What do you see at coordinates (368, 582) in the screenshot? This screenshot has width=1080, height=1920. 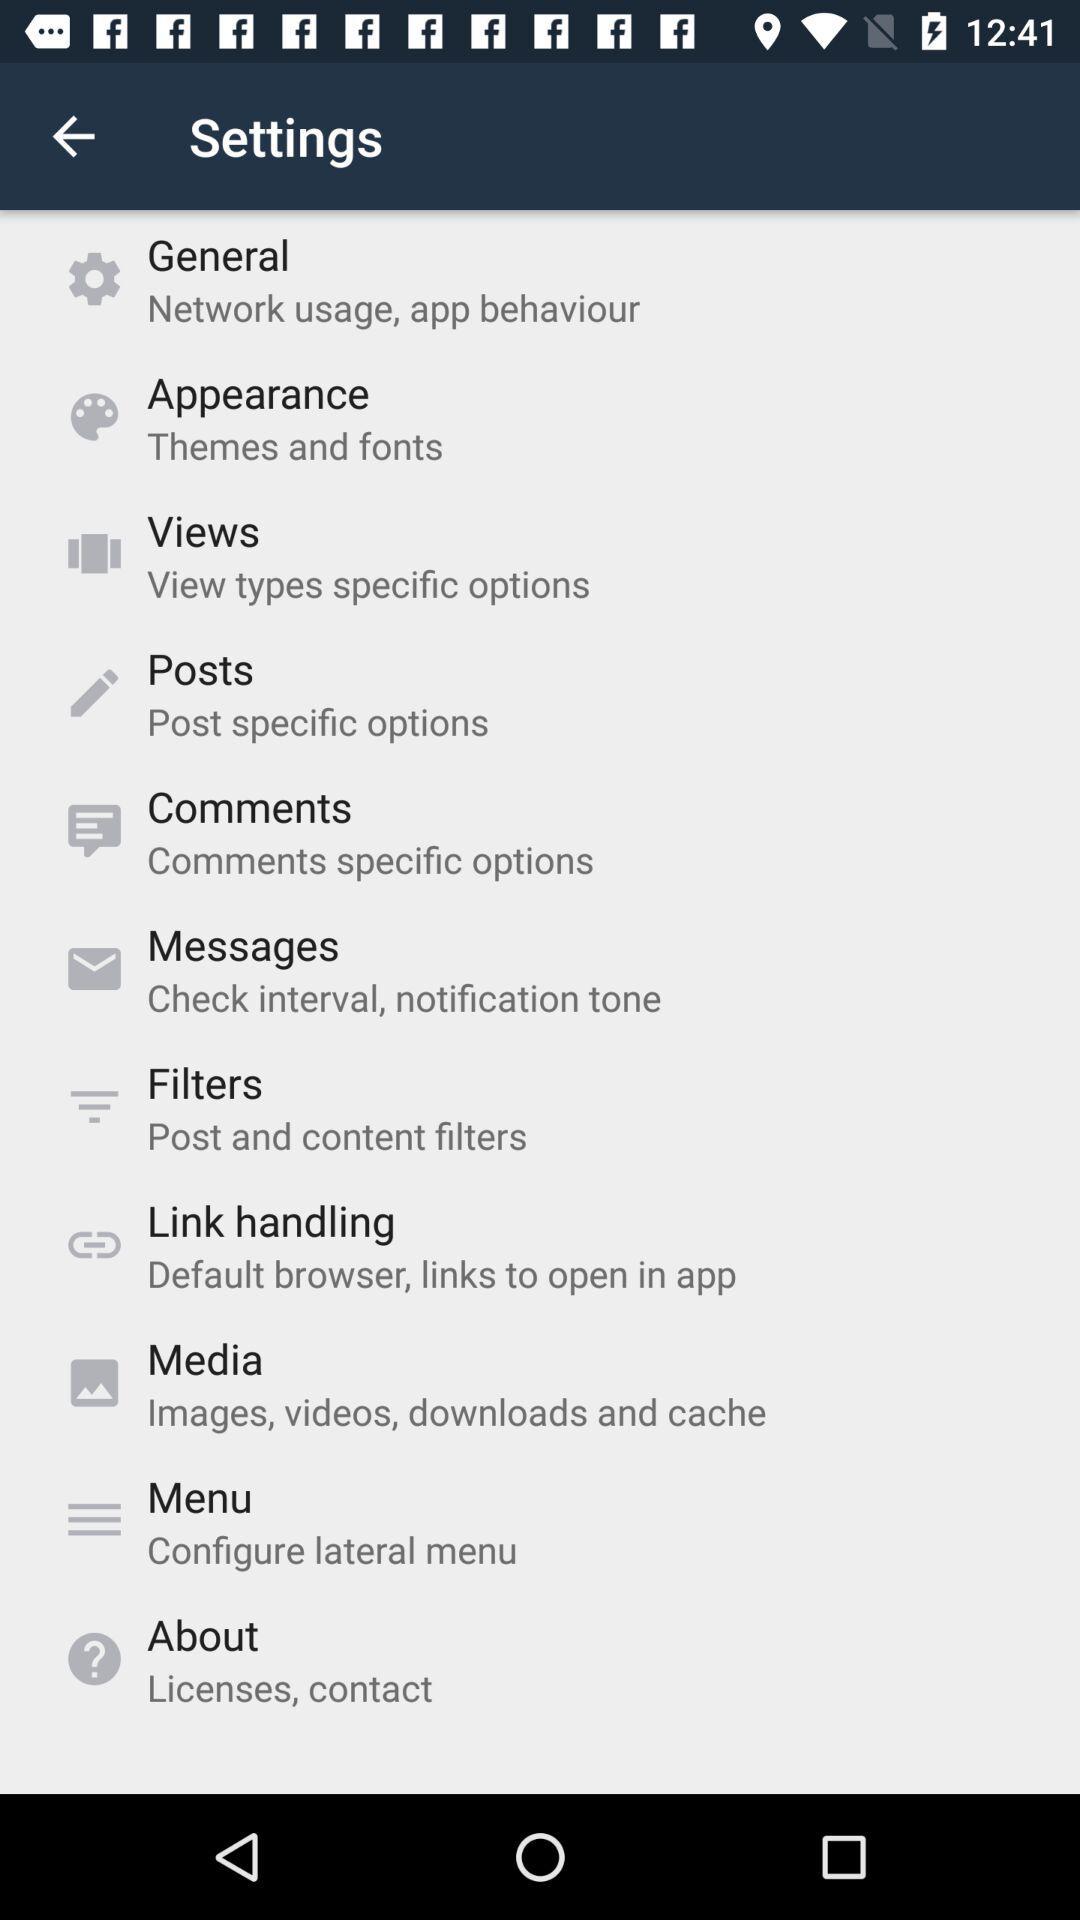 I see `item below views icon` at bounding box center [368, 582].